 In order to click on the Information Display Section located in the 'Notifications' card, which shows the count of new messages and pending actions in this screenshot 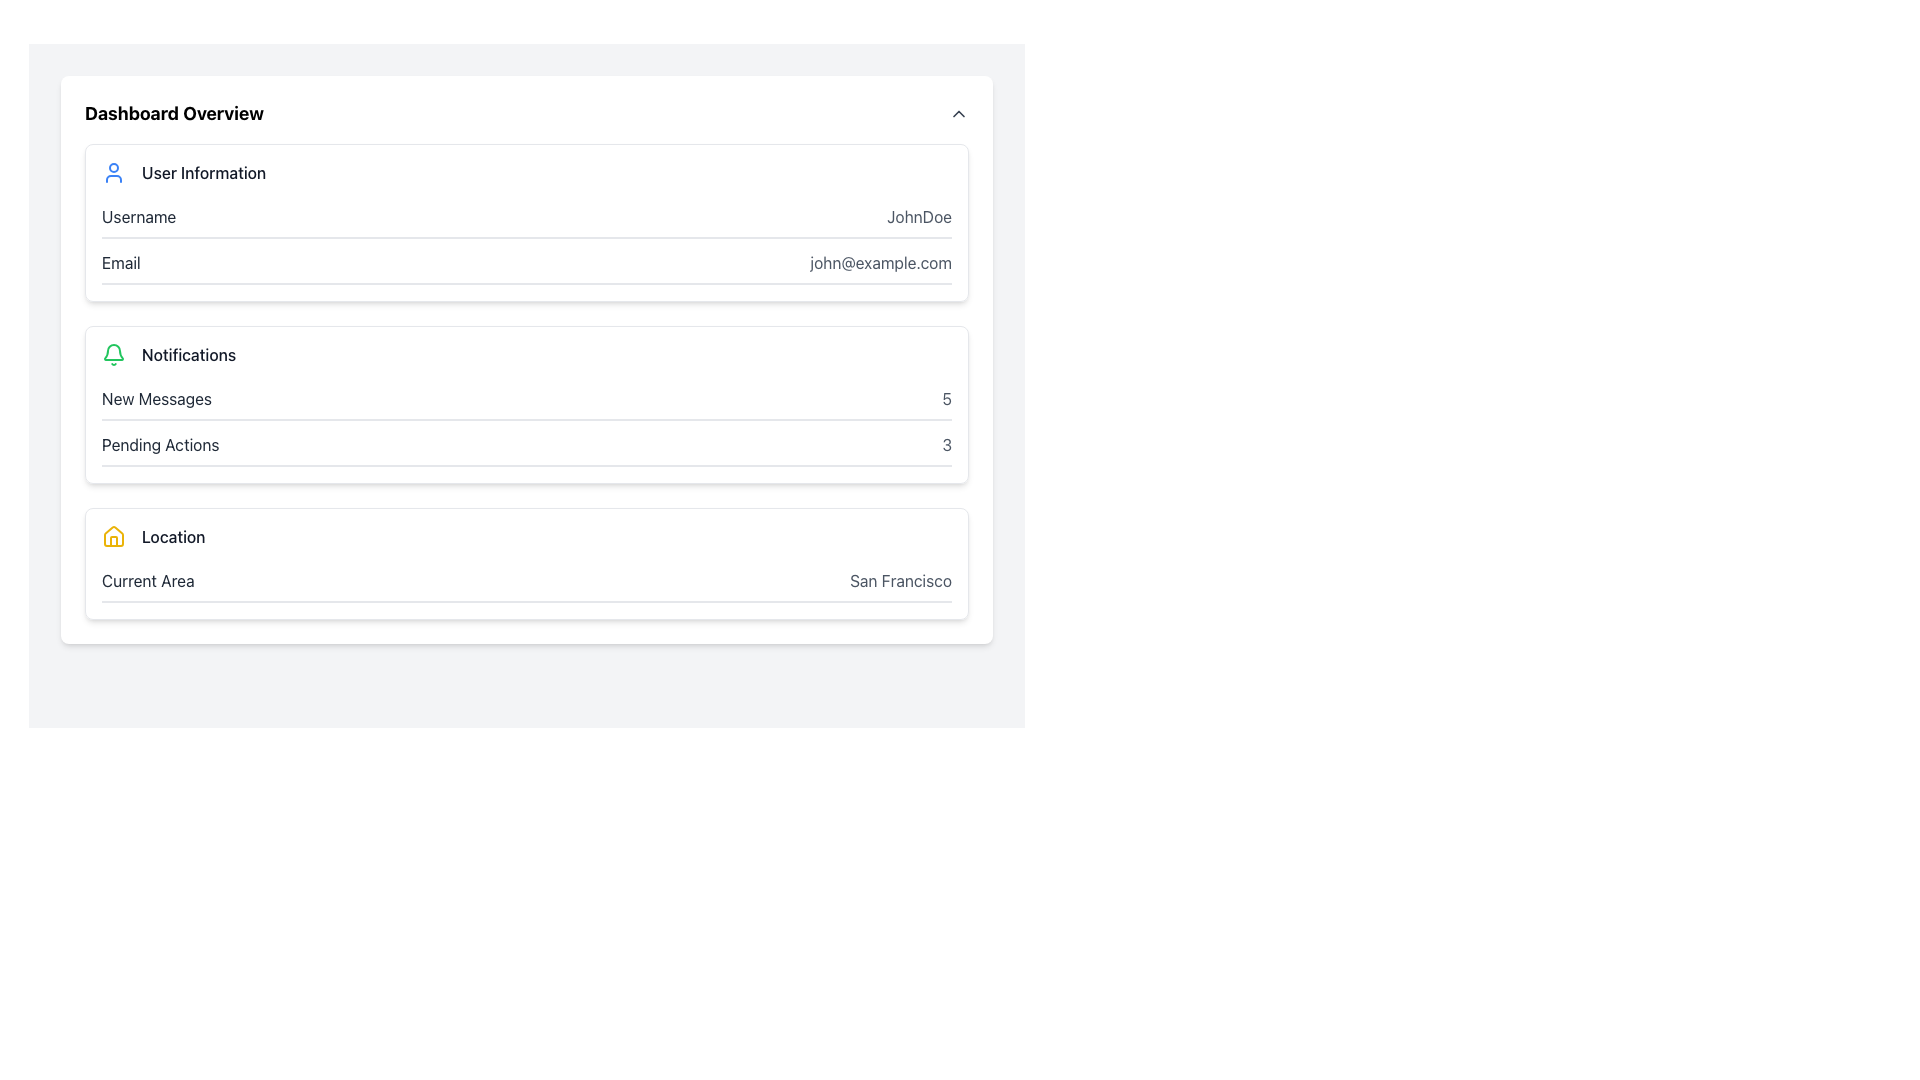, I will do `click(527, 422)`.